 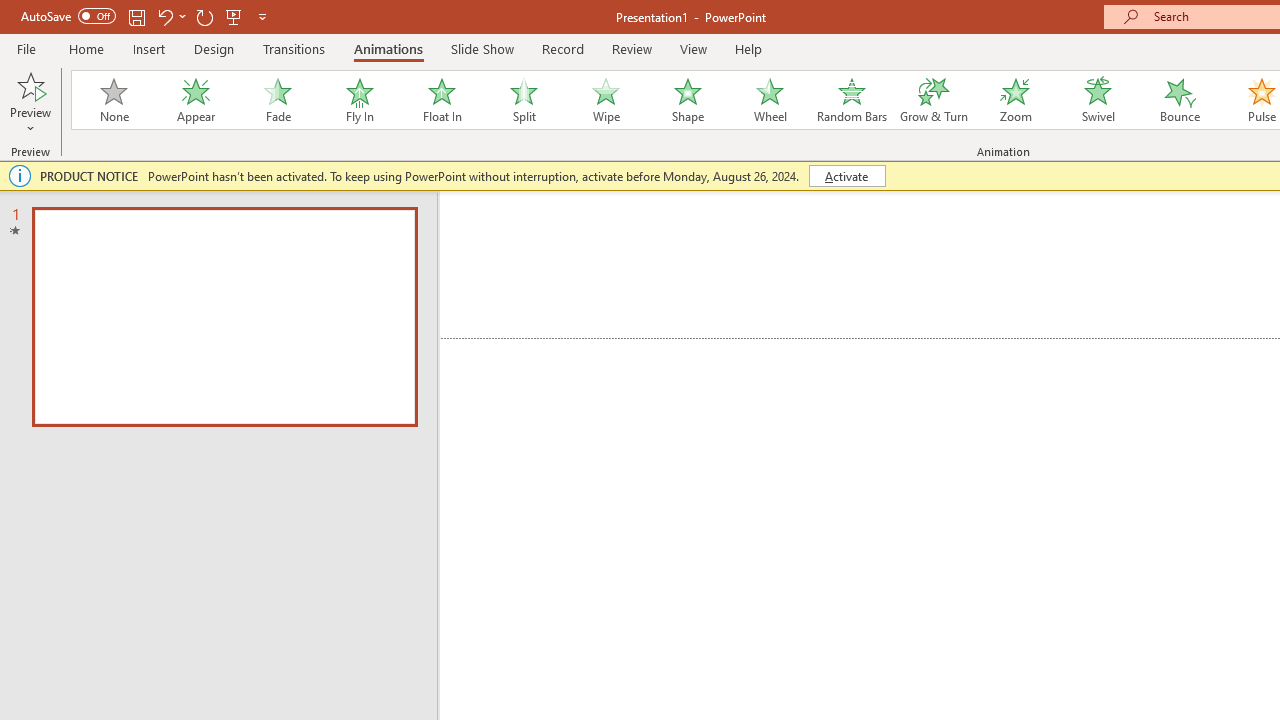 I want to click on 'Wipe', so click(x=604, y=100).